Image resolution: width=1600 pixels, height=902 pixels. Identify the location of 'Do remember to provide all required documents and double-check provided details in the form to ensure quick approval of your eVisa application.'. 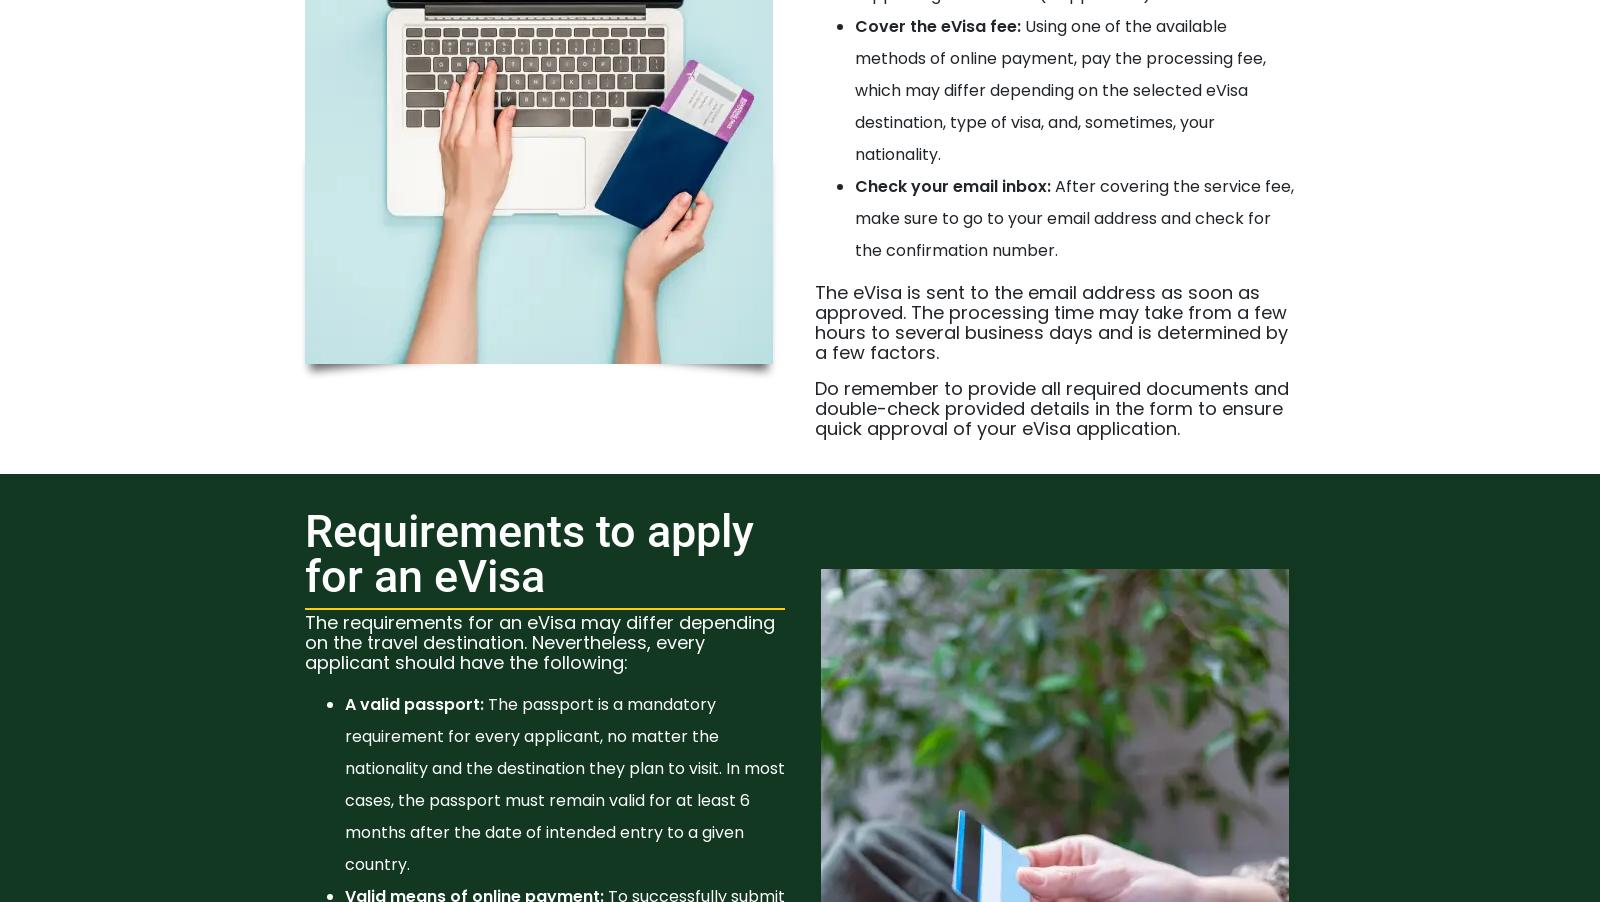
(1052, 407).